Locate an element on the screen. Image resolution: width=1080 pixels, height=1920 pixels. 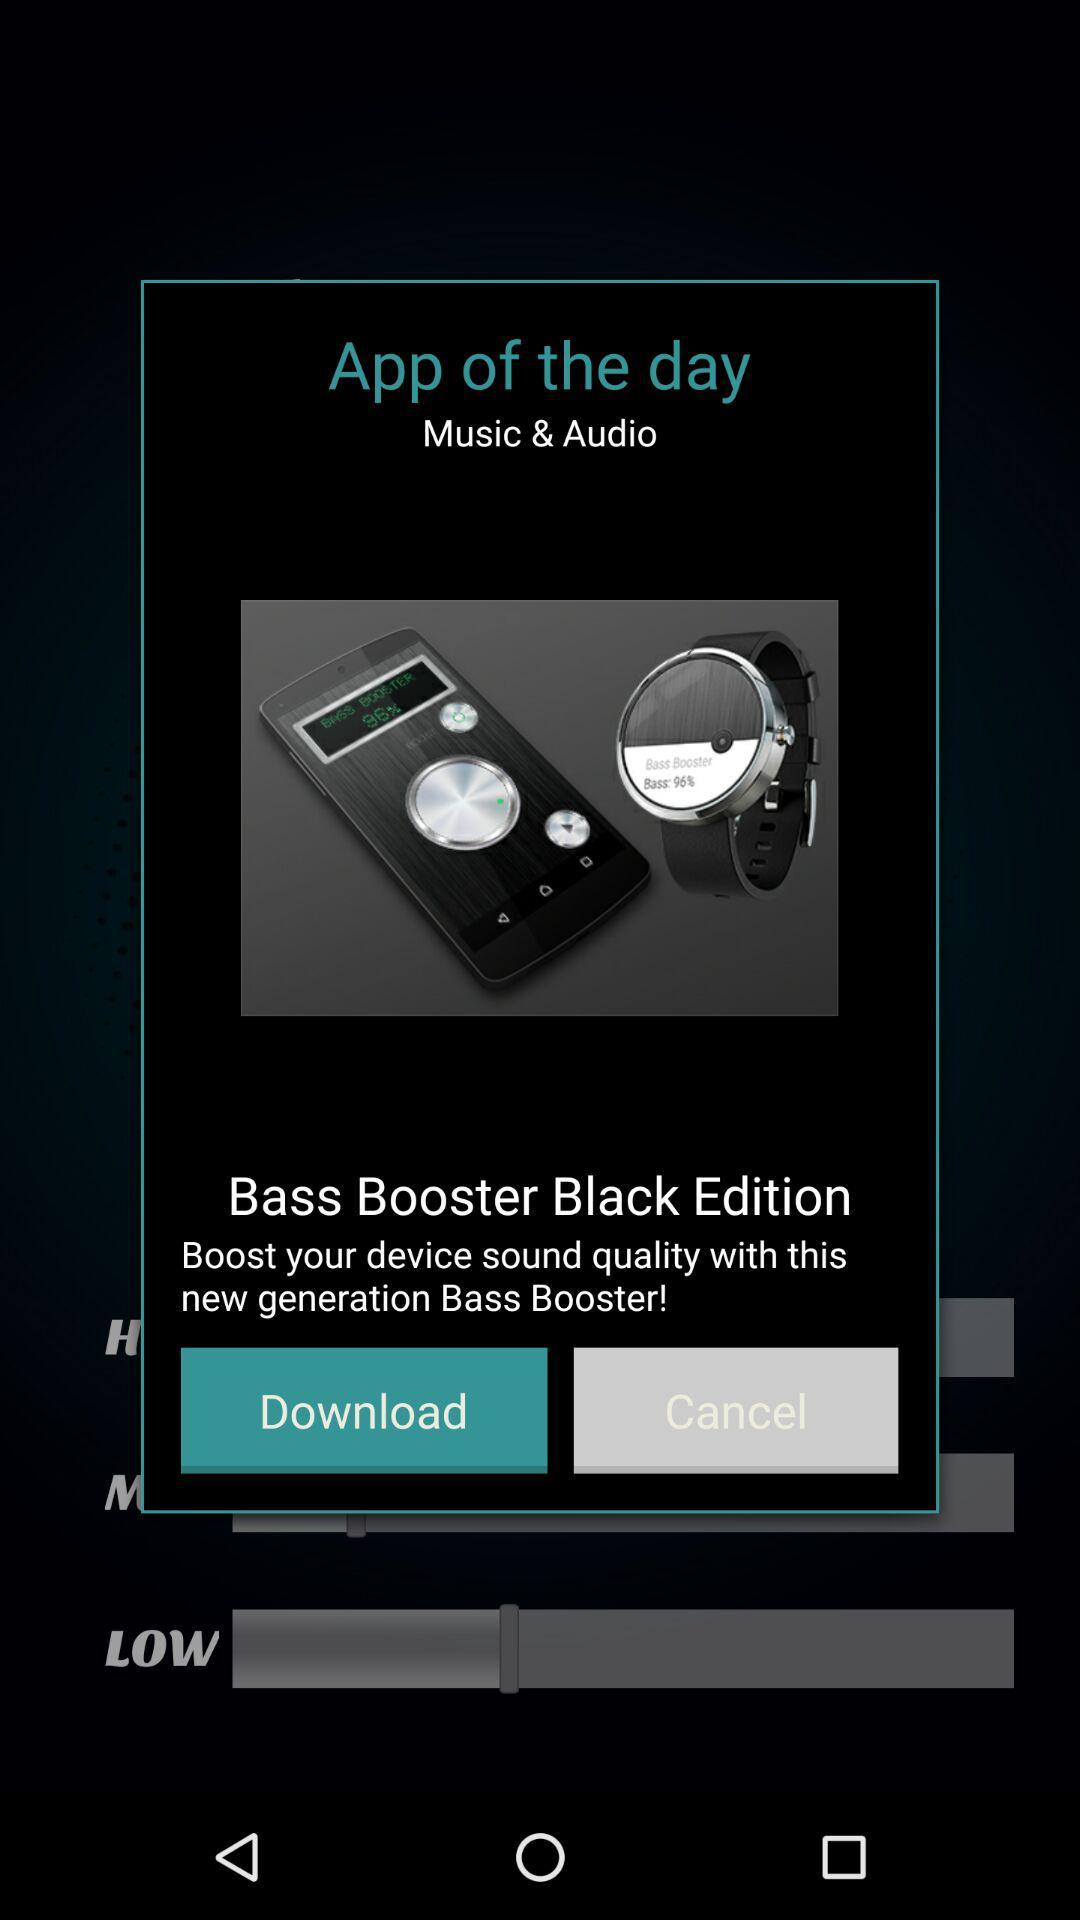
the item next to download is located at coordinates (736, 1409).